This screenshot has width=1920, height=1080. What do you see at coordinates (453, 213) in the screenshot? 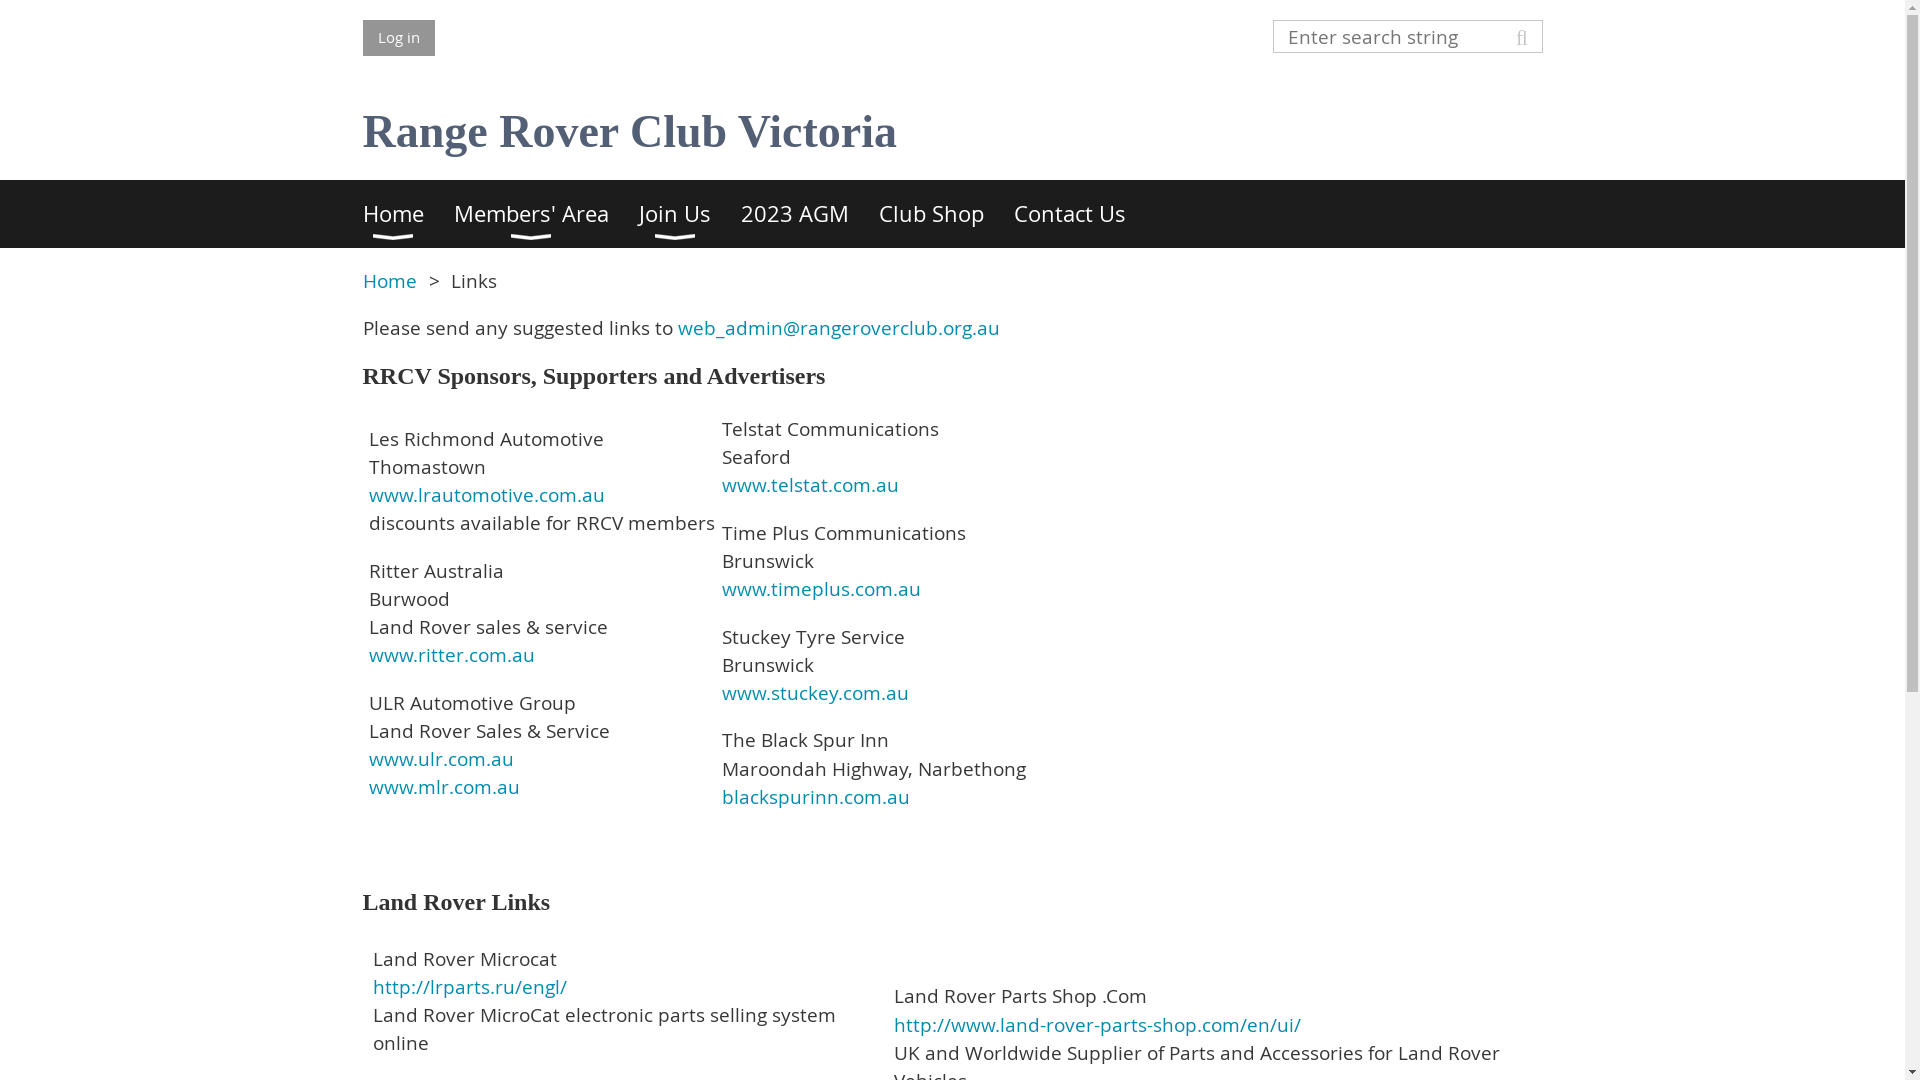
I see `'Members' Area'` at bounding box center [453, 213].